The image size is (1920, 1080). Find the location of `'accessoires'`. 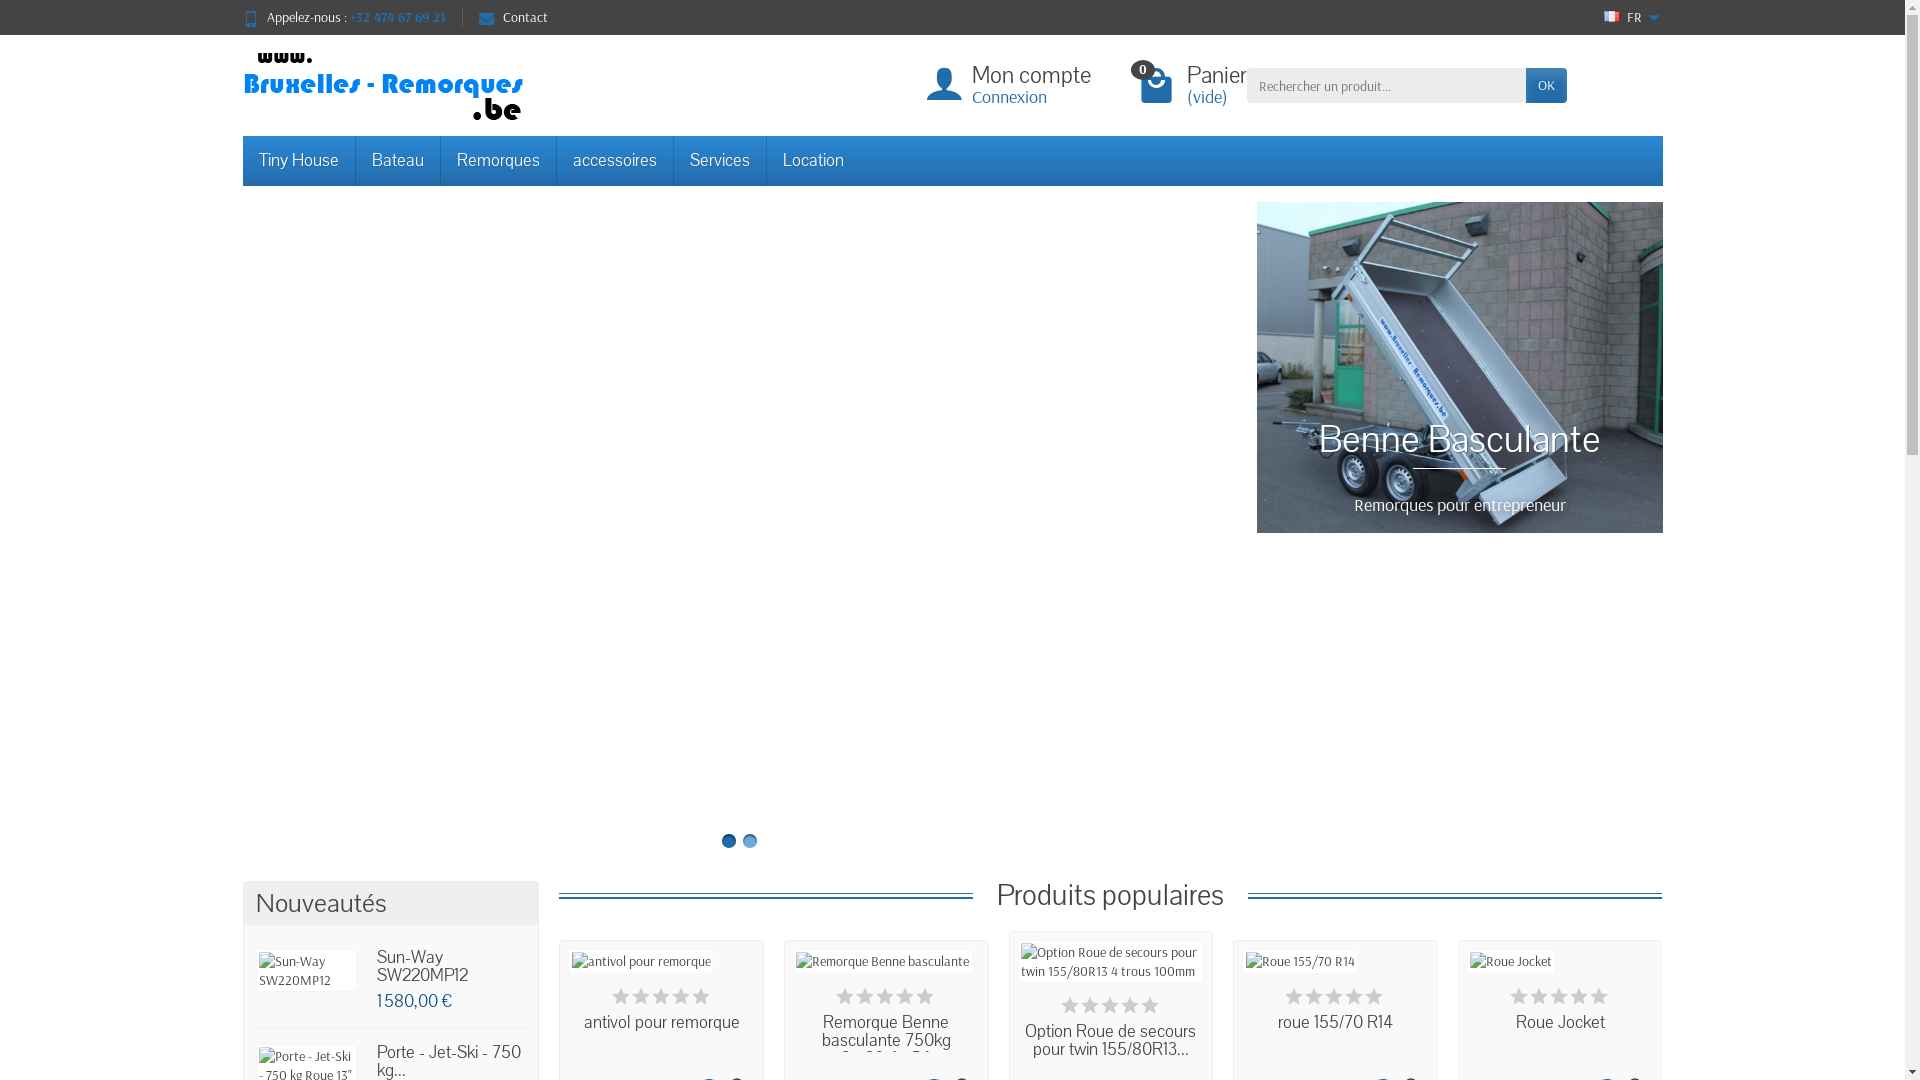

'accessoires' is located at coordinates (613, 160).